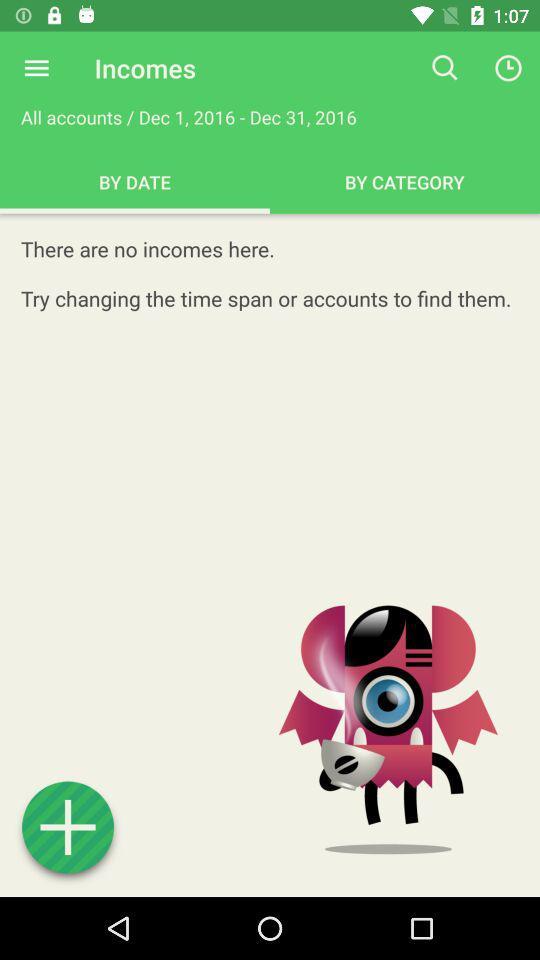 The width and height of the screenshot is (540, 960). I want to click on explore menu options, so click(36, 68).